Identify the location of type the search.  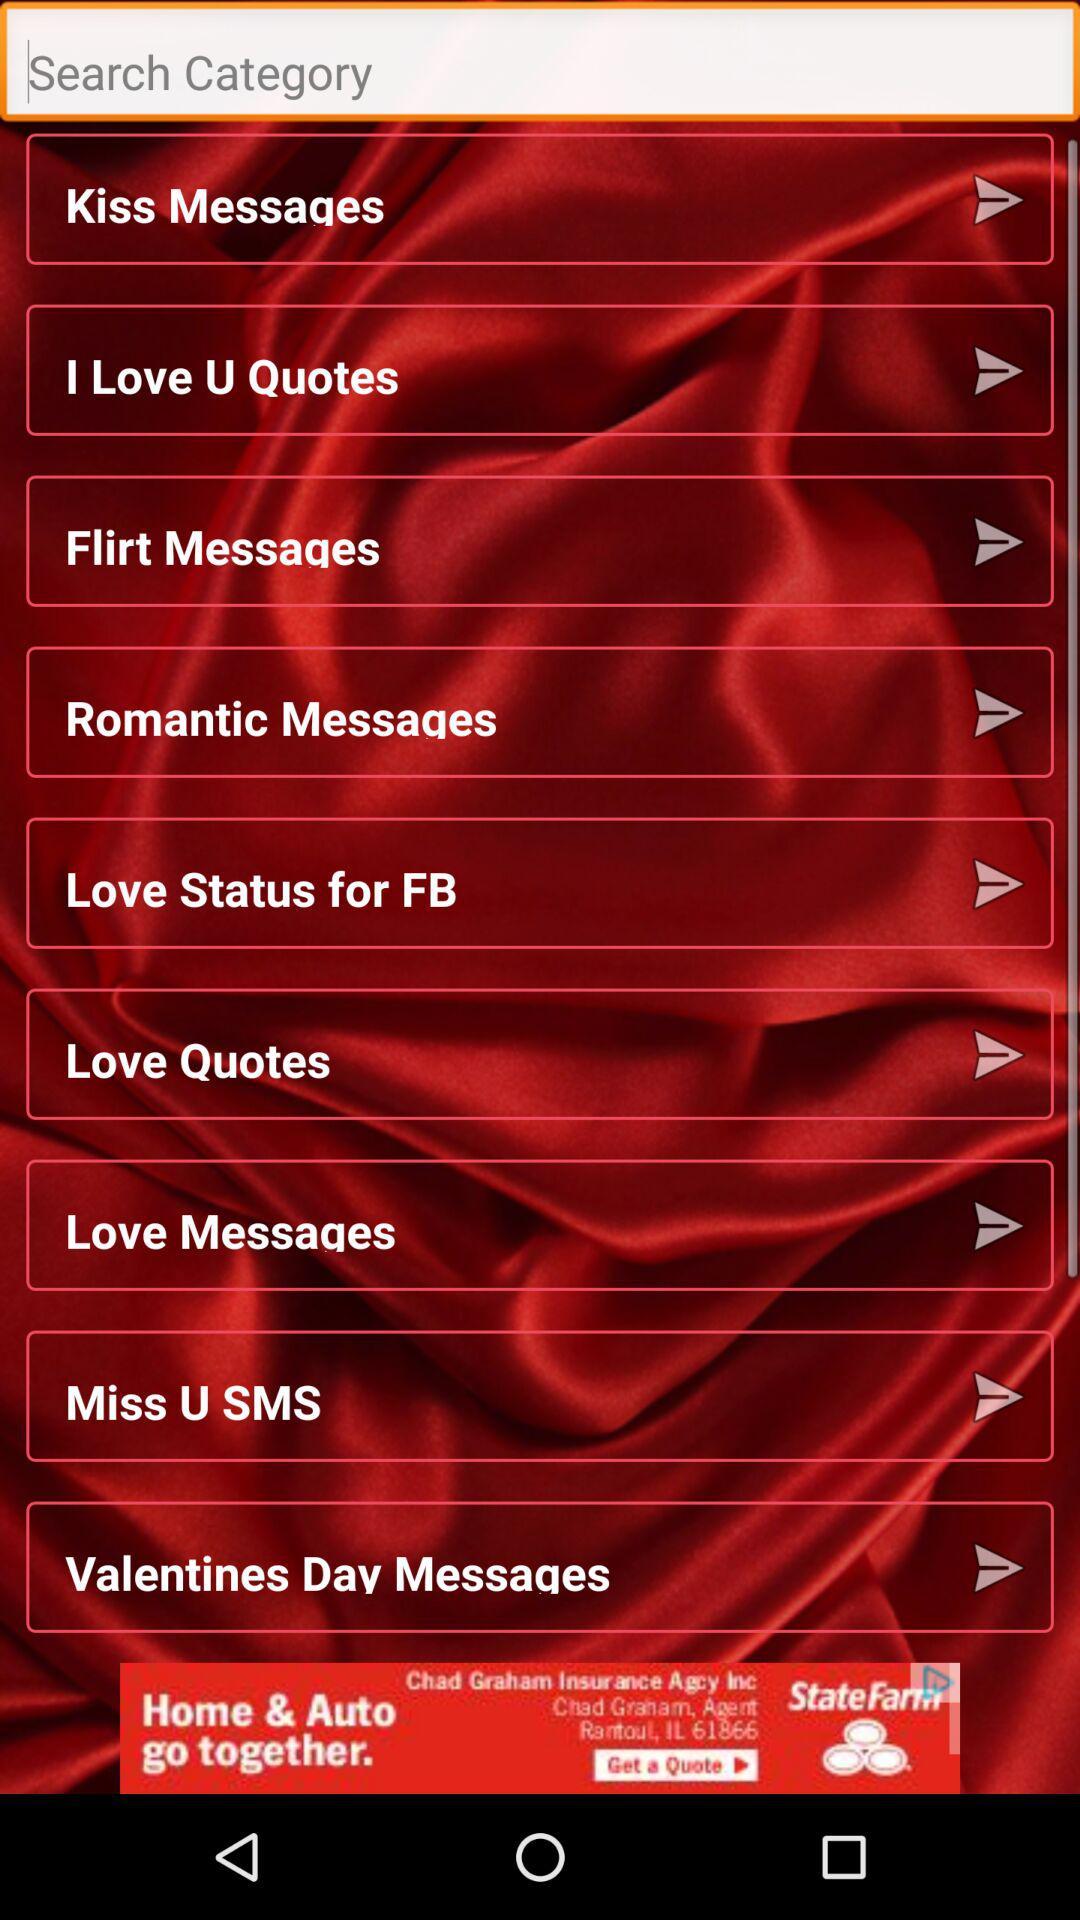
(540, 66).